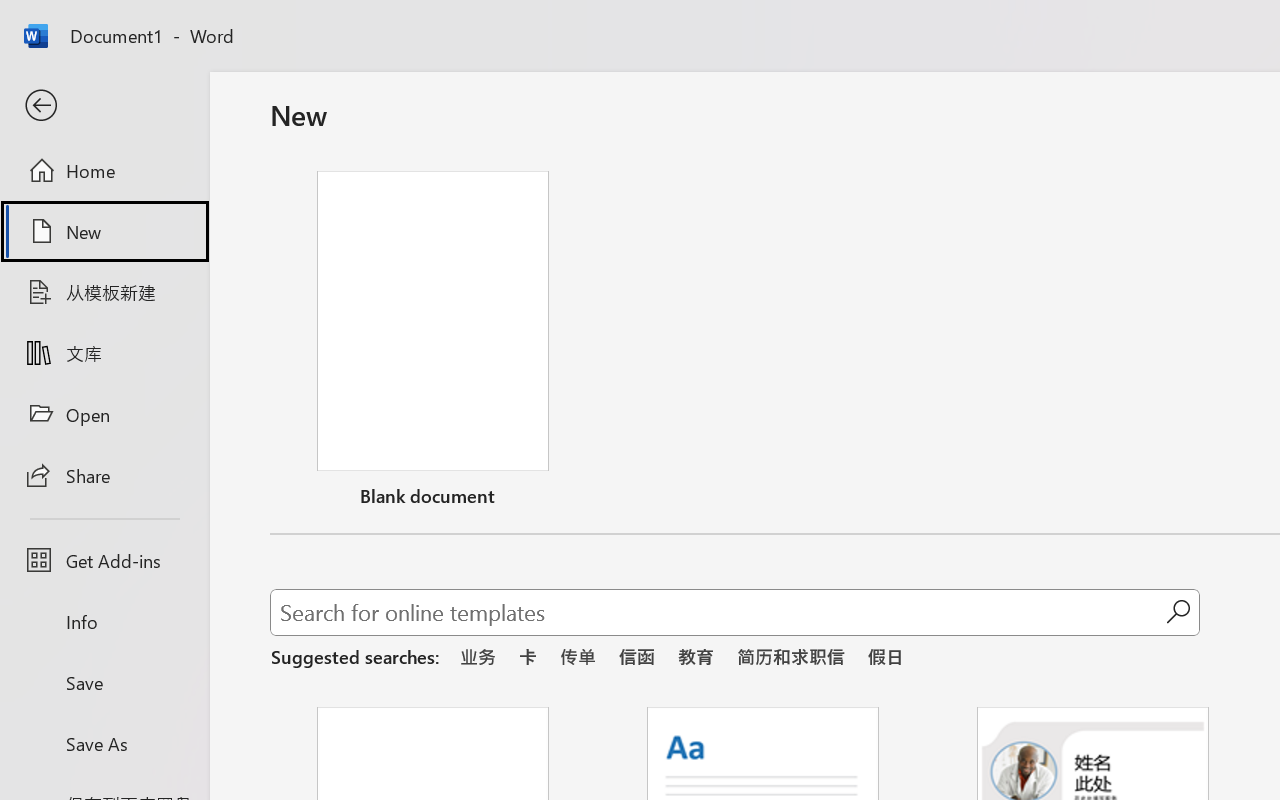 This screenshot has height=800, width=1280. I want to click on 'Info', so click(103, 621).